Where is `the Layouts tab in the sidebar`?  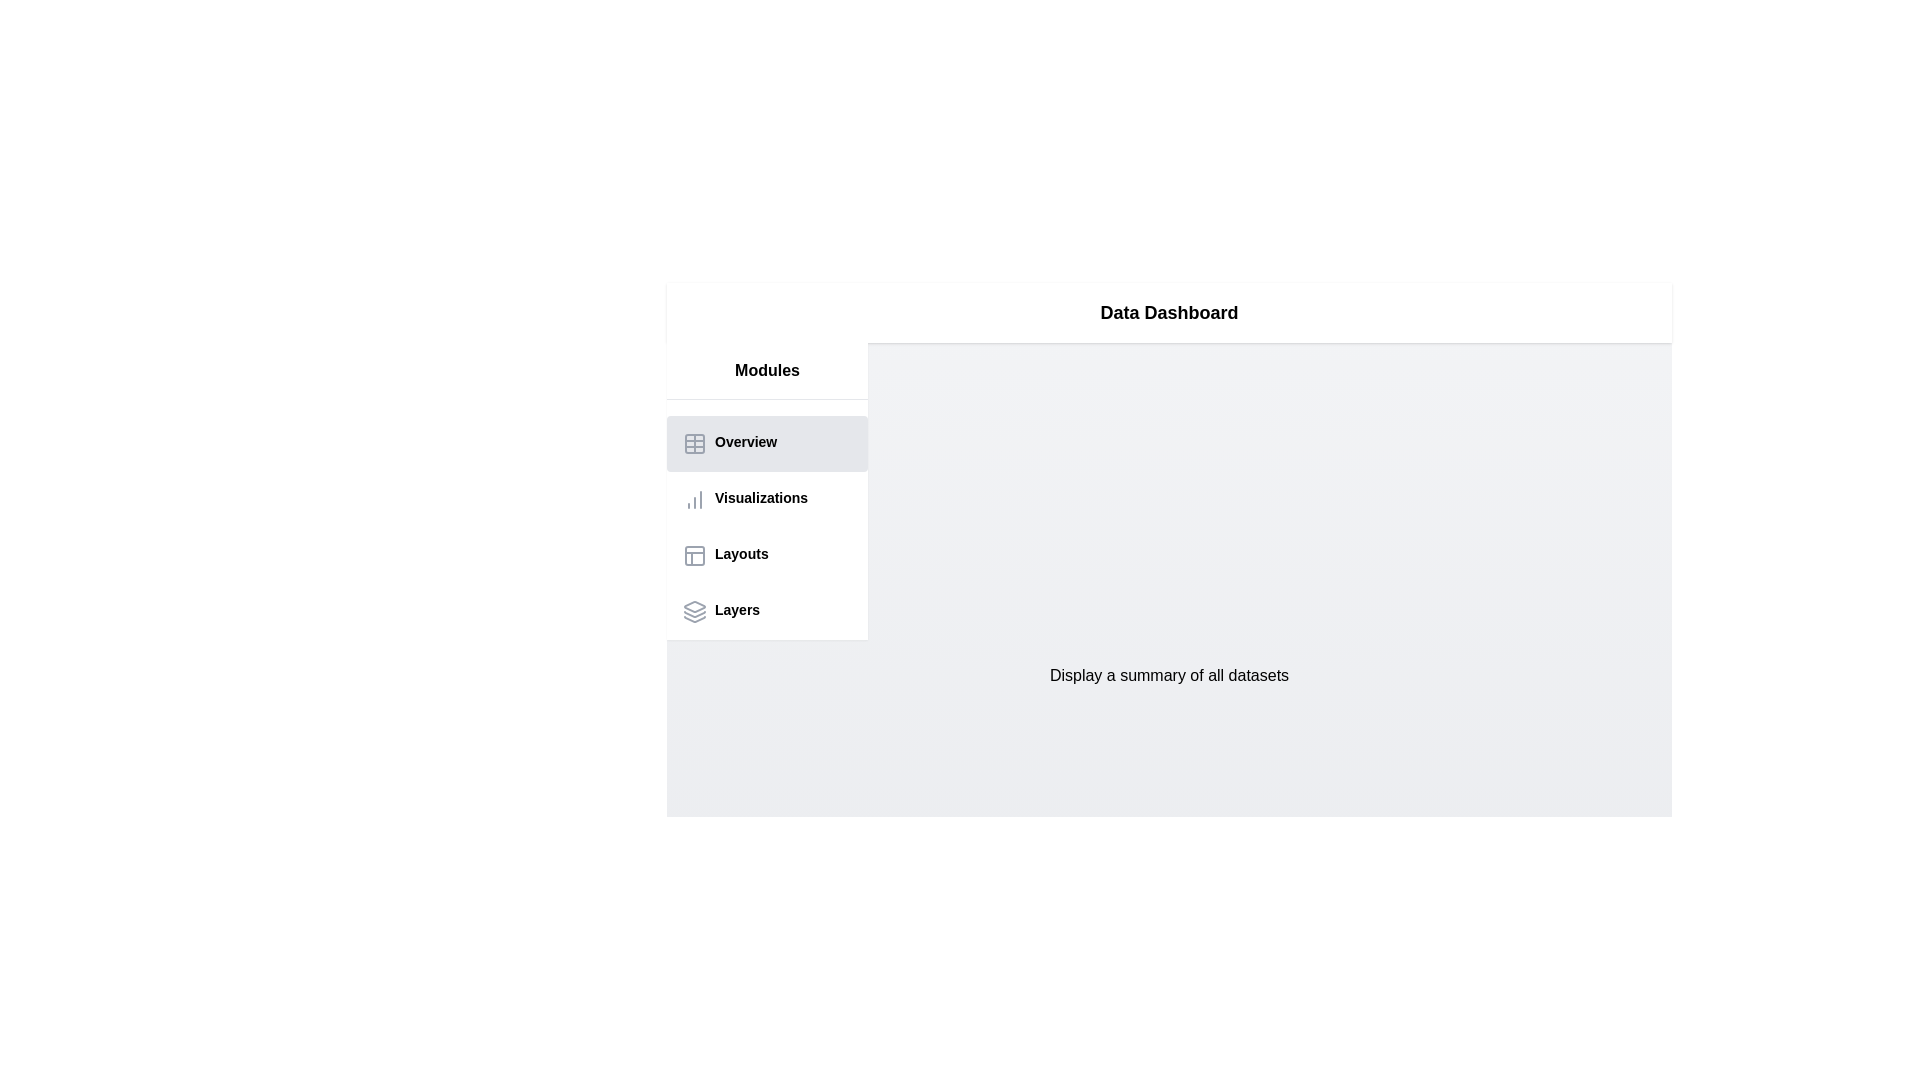 the Layouts tab in the sidebar is located at coordinates (766, 555).